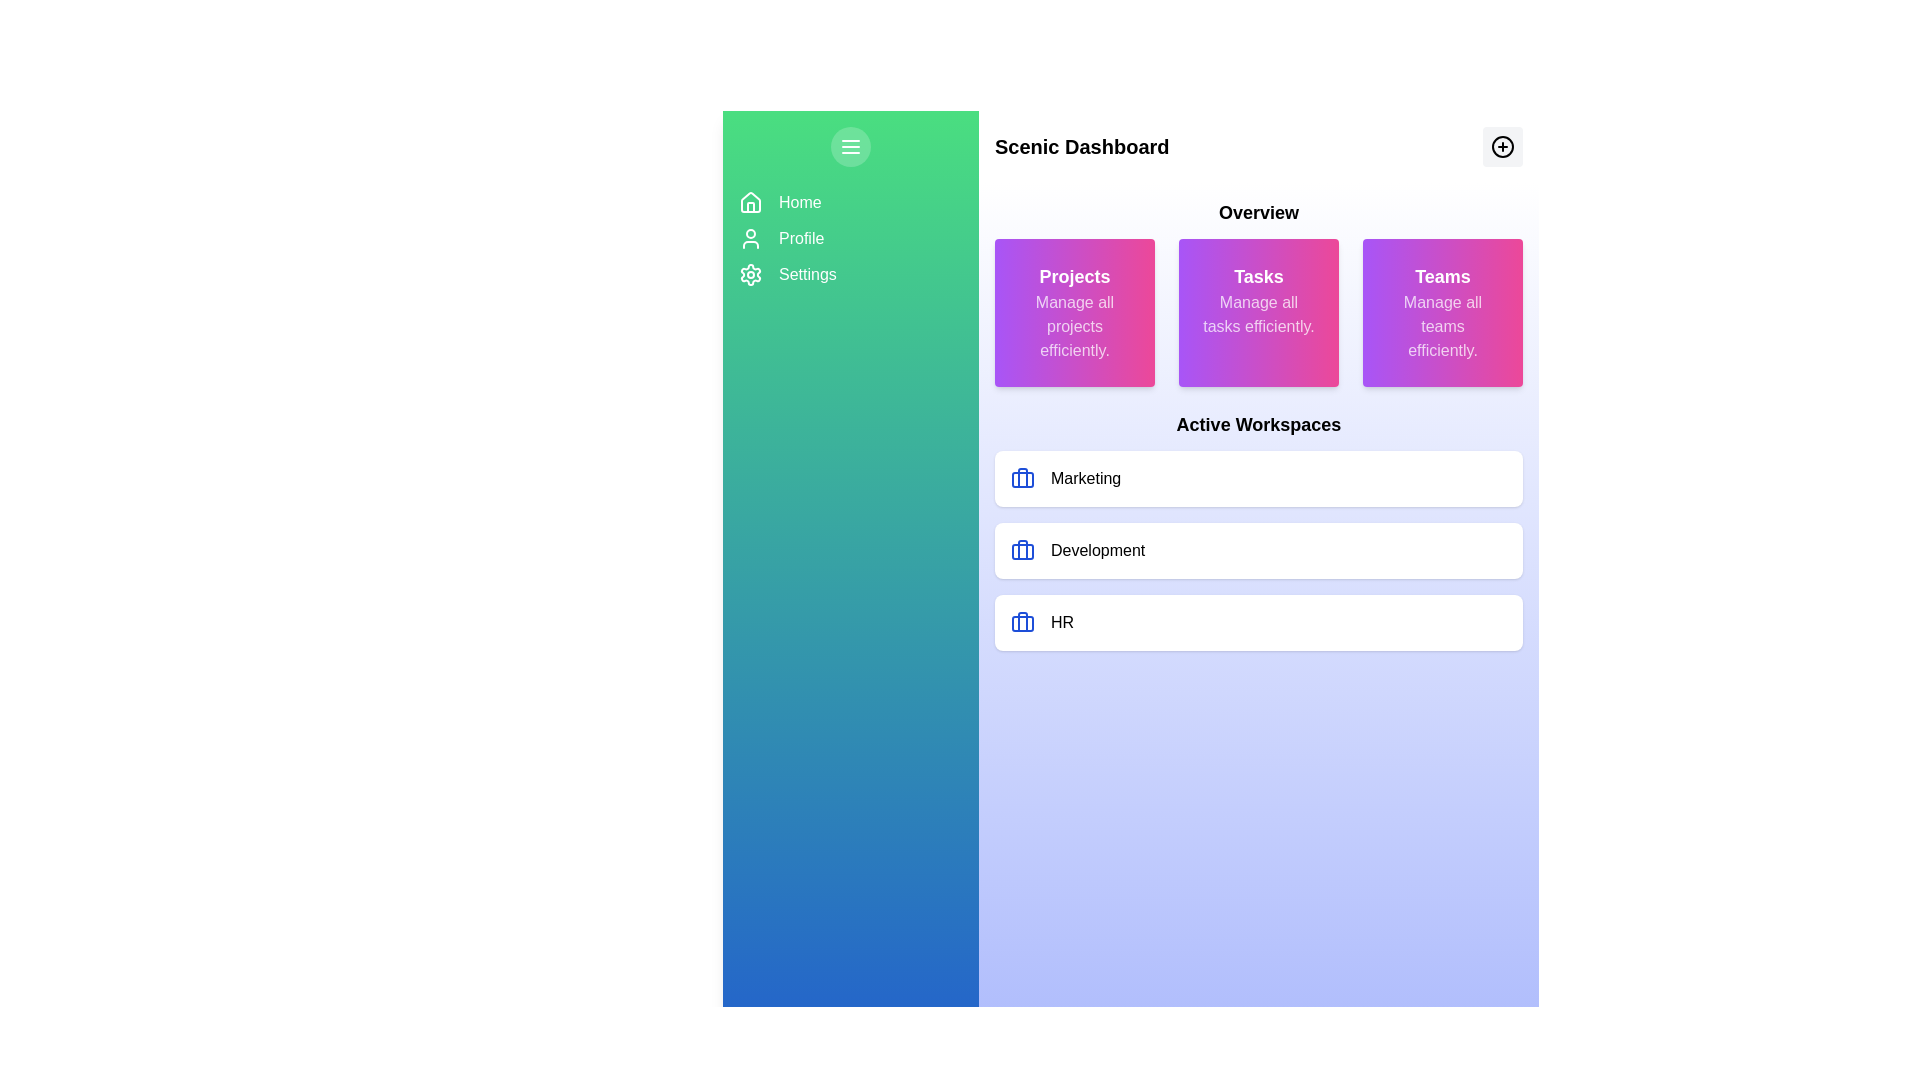  What do you see at coordinates (1022, 623) in the screenshot?
I see `the HR workspace icon located in the third card under the Active Workspaces section, which visually represents the HR workspace` at bounding box center [1022, 623].